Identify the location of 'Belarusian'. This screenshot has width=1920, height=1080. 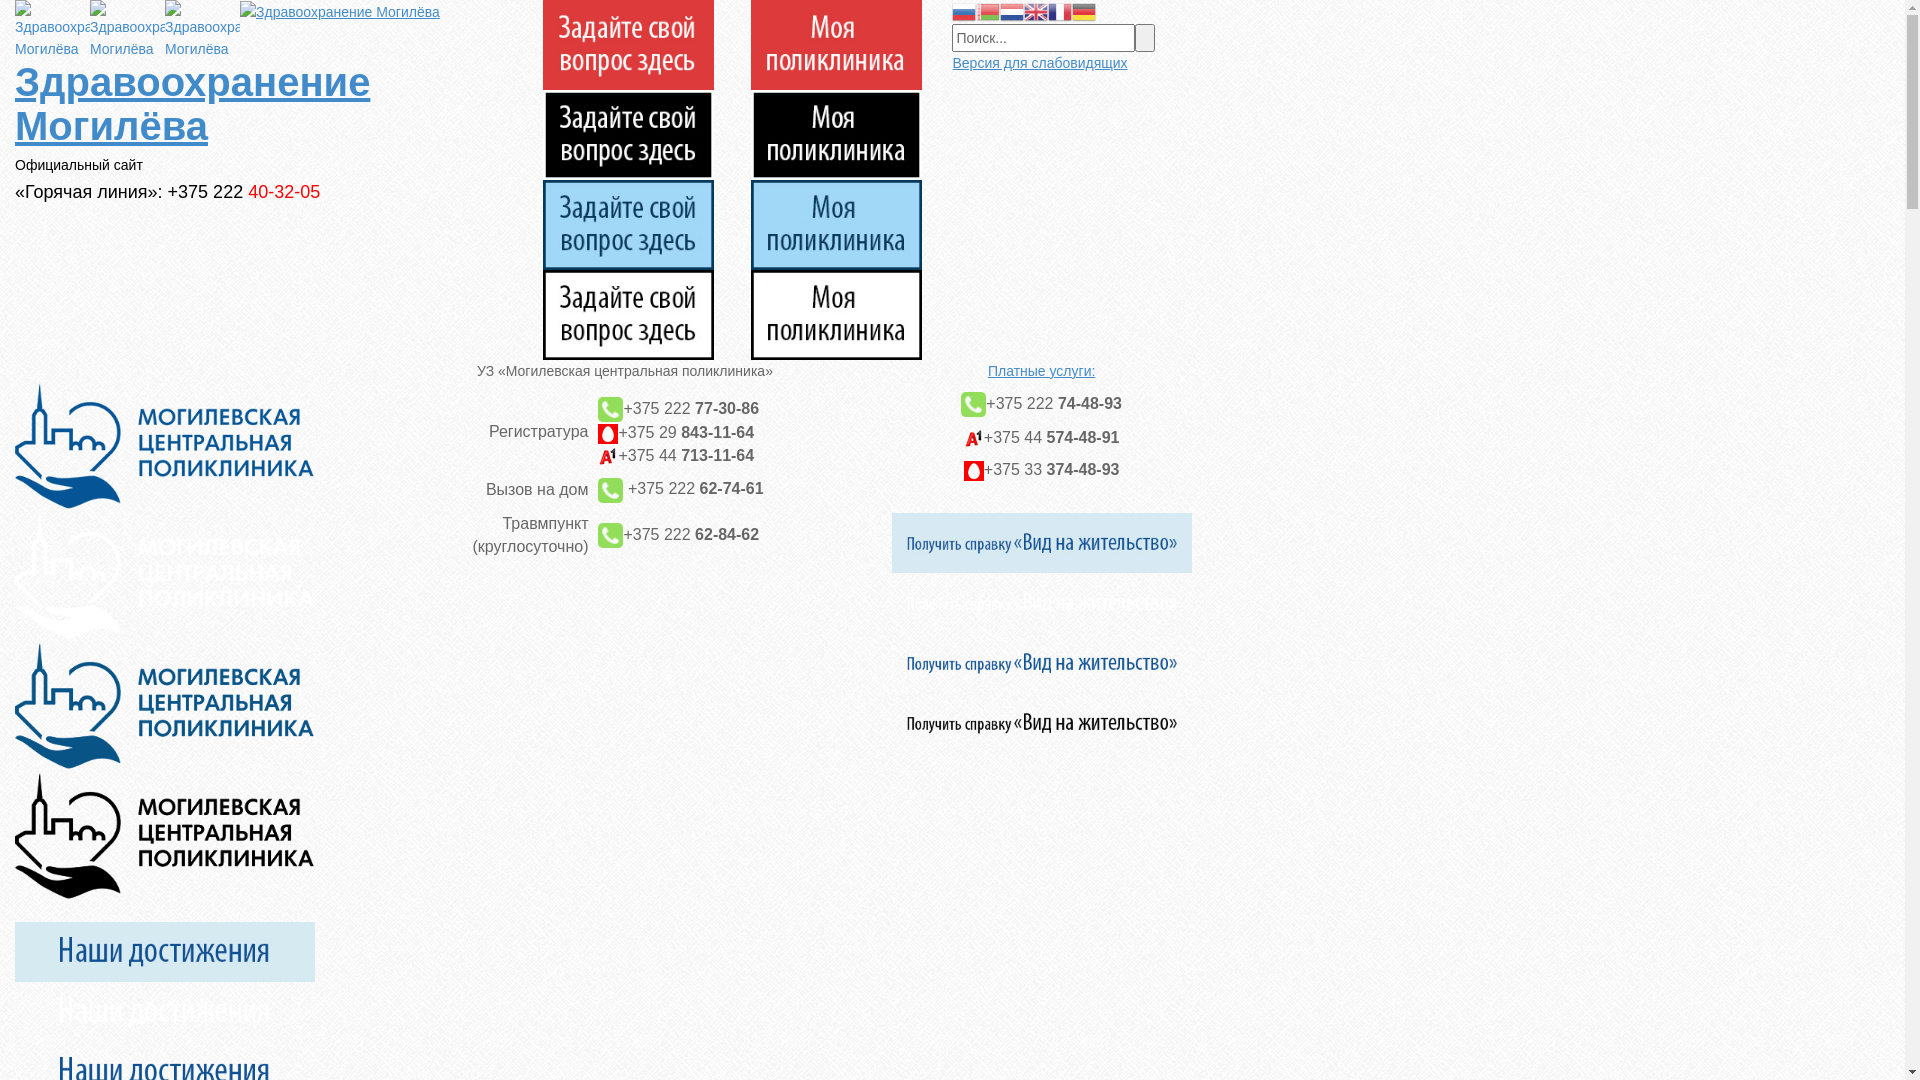
(988, 11).